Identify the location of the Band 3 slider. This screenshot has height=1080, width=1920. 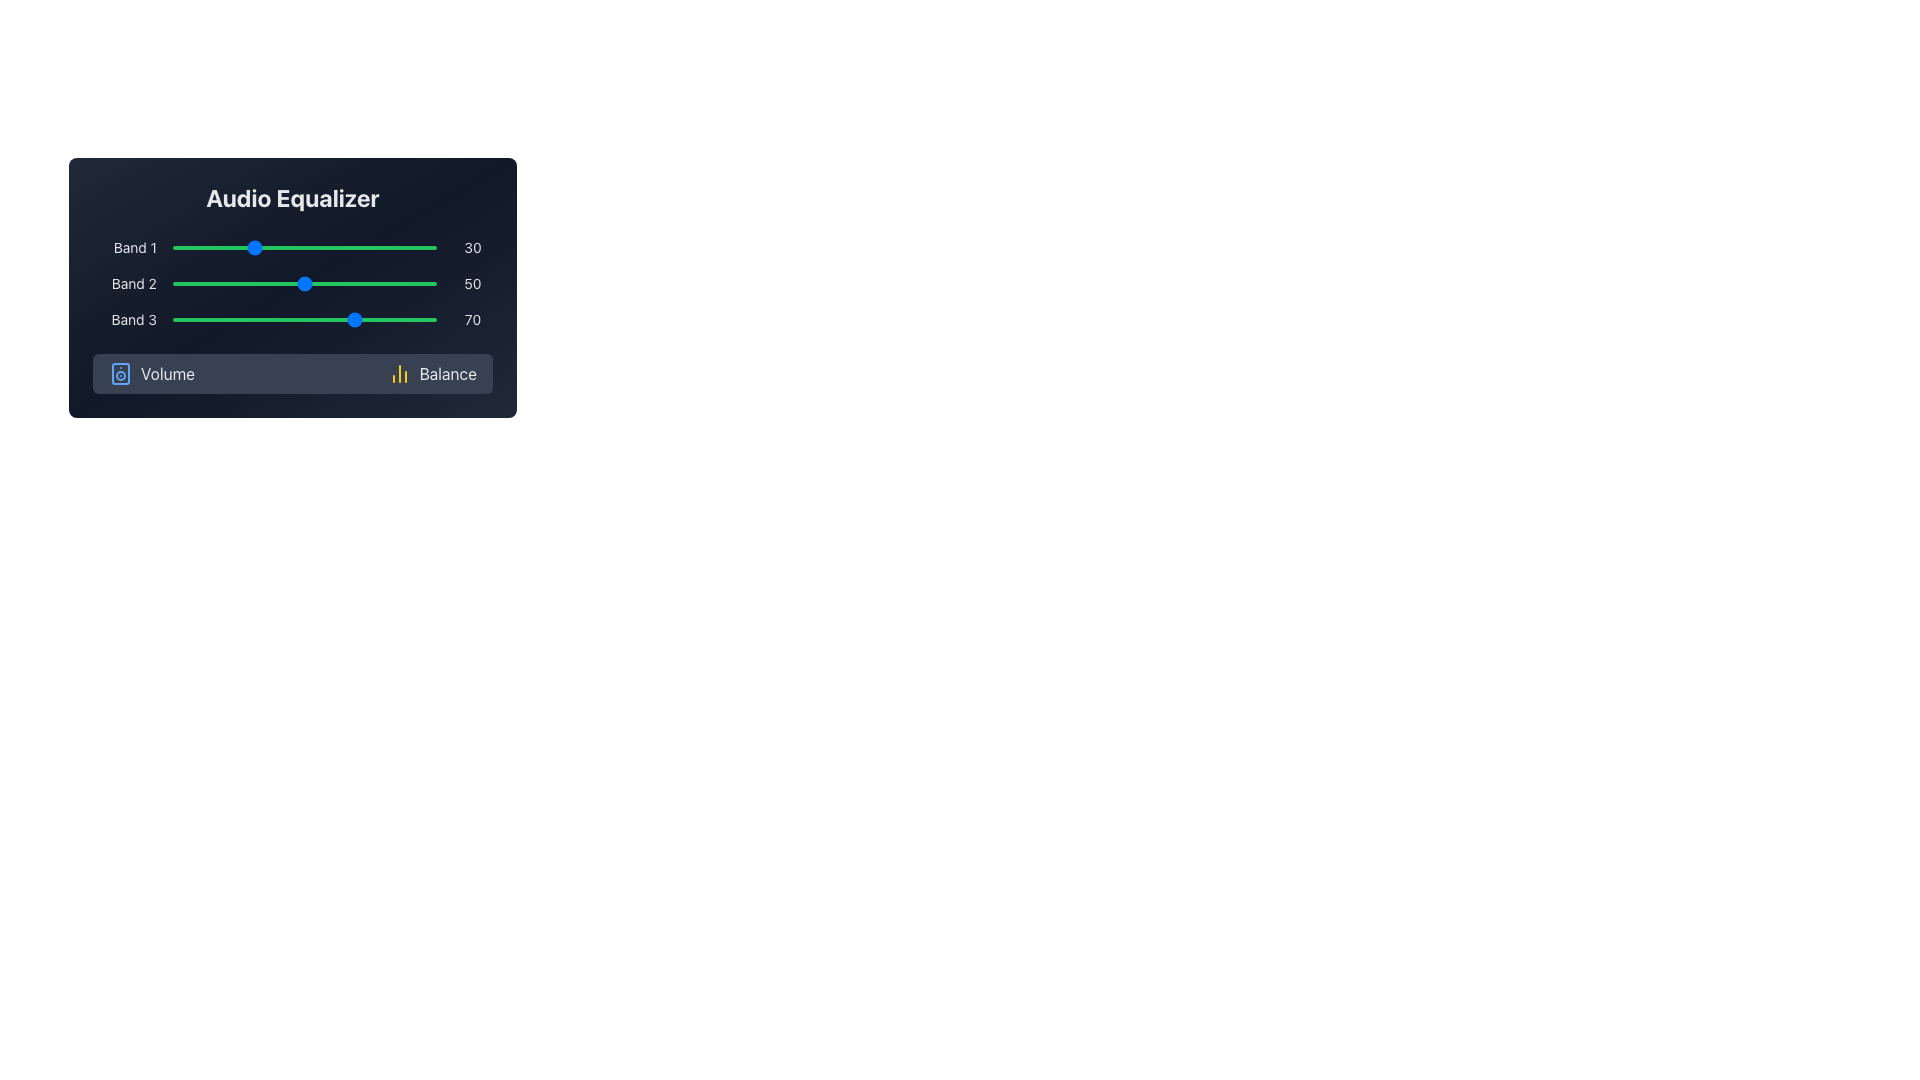
(347, 319).